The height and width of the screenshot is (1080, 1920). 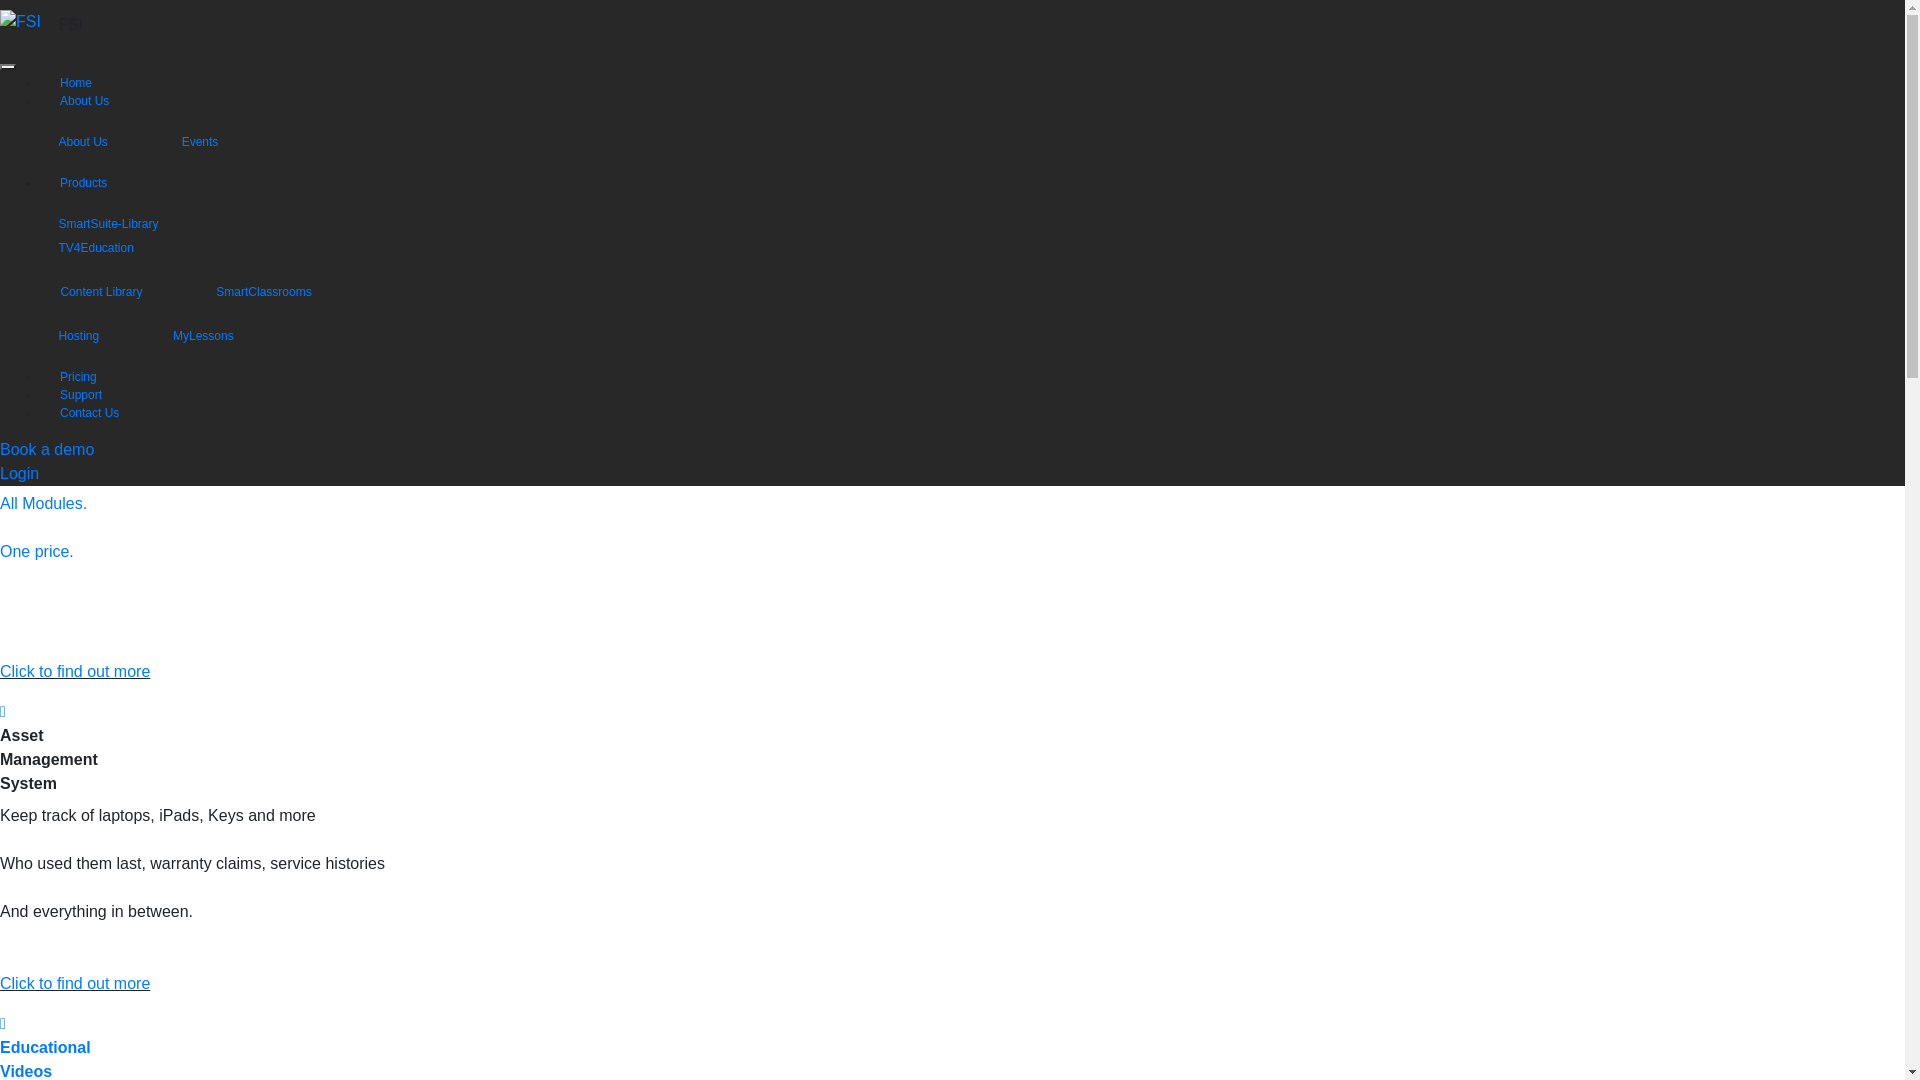 What do you see at coordinates (80, 394) in the screenshot?
I see `'Support'` at bounding box center [80, 394].